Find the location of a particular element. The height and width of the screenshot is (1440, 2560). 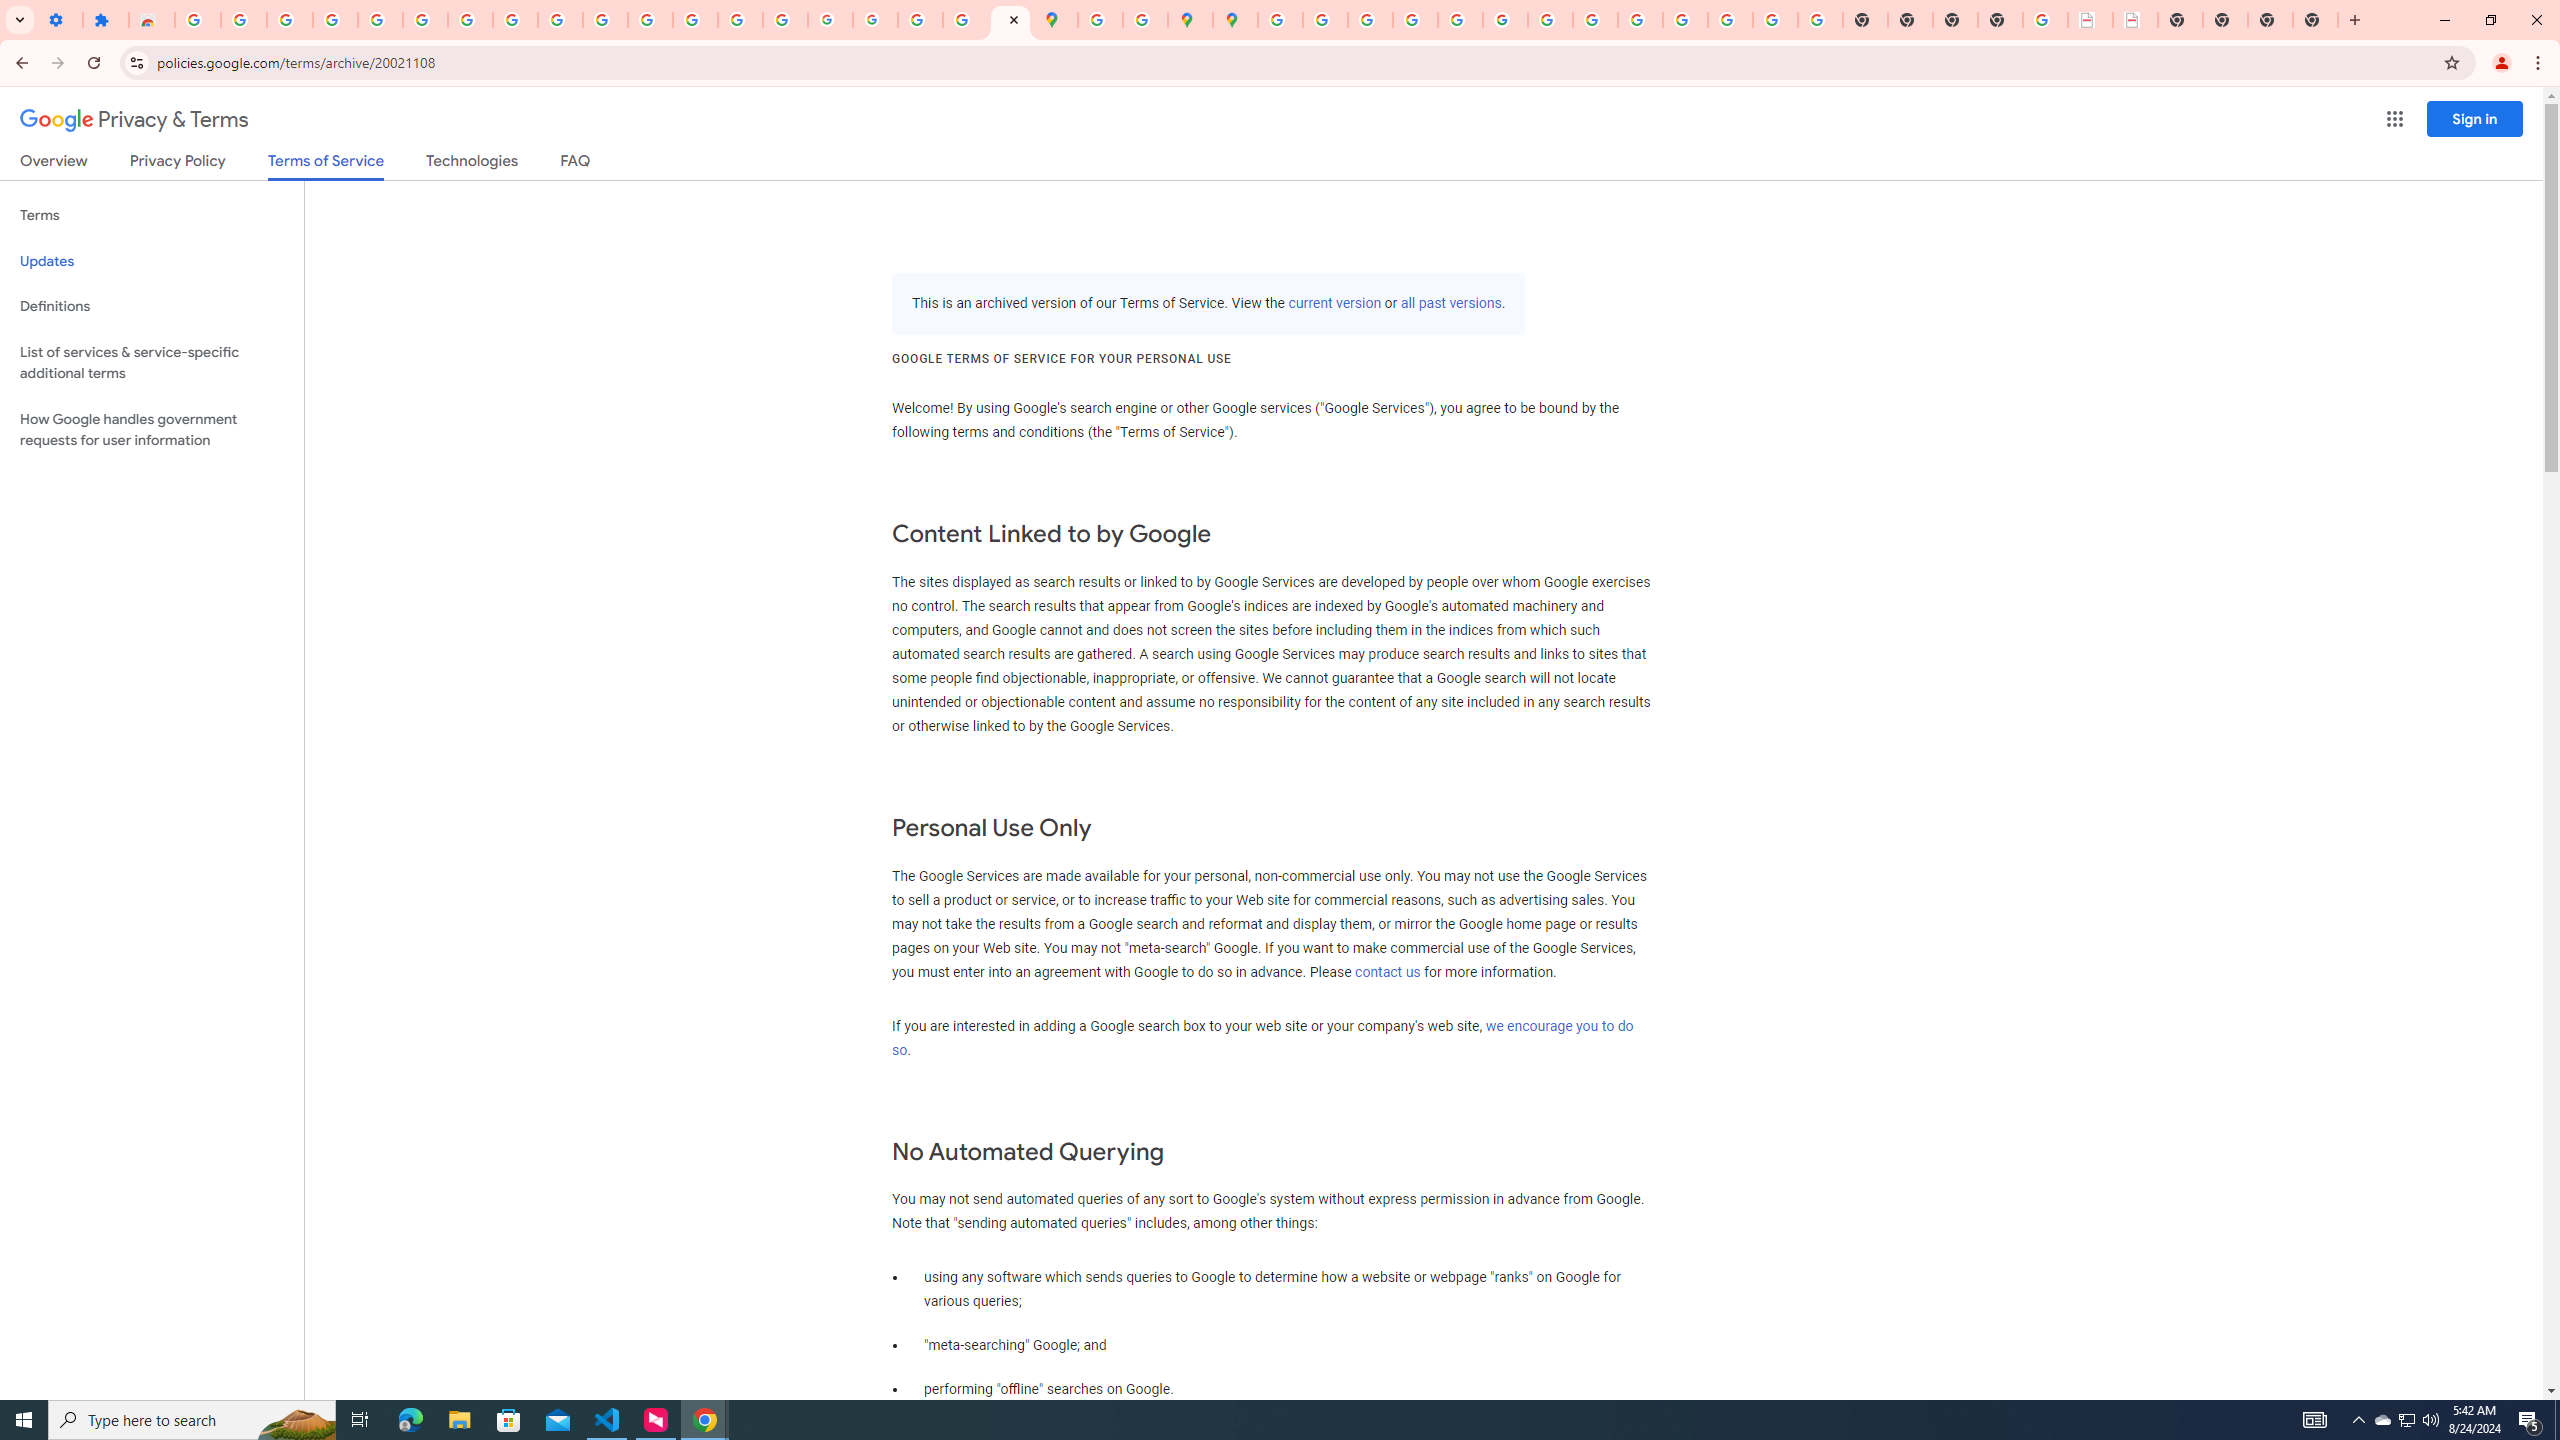

'LAAD Defence & Security 2025 | BAE Systems' is located at coordinates (2090, 19).